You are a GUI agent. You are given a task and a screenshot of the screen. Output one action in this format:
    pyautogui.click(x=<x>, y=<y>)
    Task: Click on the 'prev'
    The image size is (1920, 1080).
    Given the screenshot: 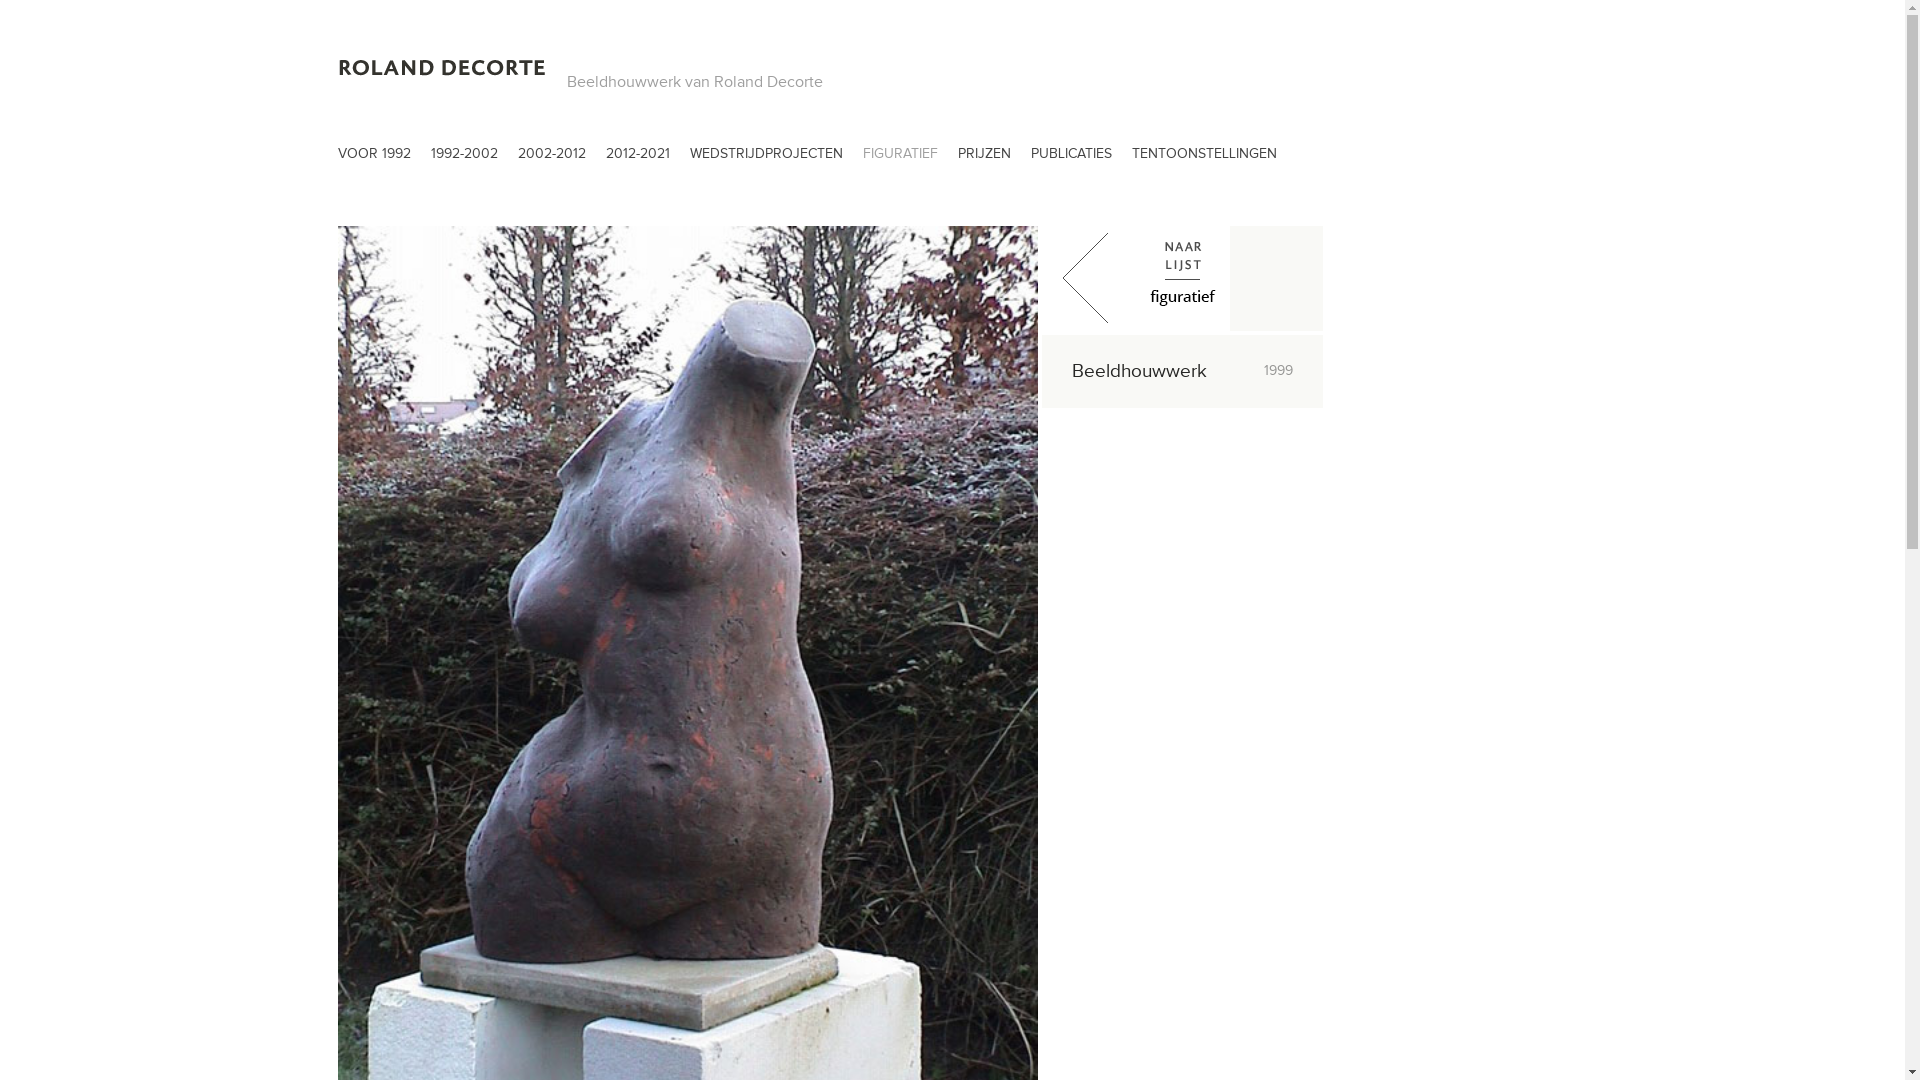 What is the action you would take?
    pyautogui.click(x=1040, y=278)
    